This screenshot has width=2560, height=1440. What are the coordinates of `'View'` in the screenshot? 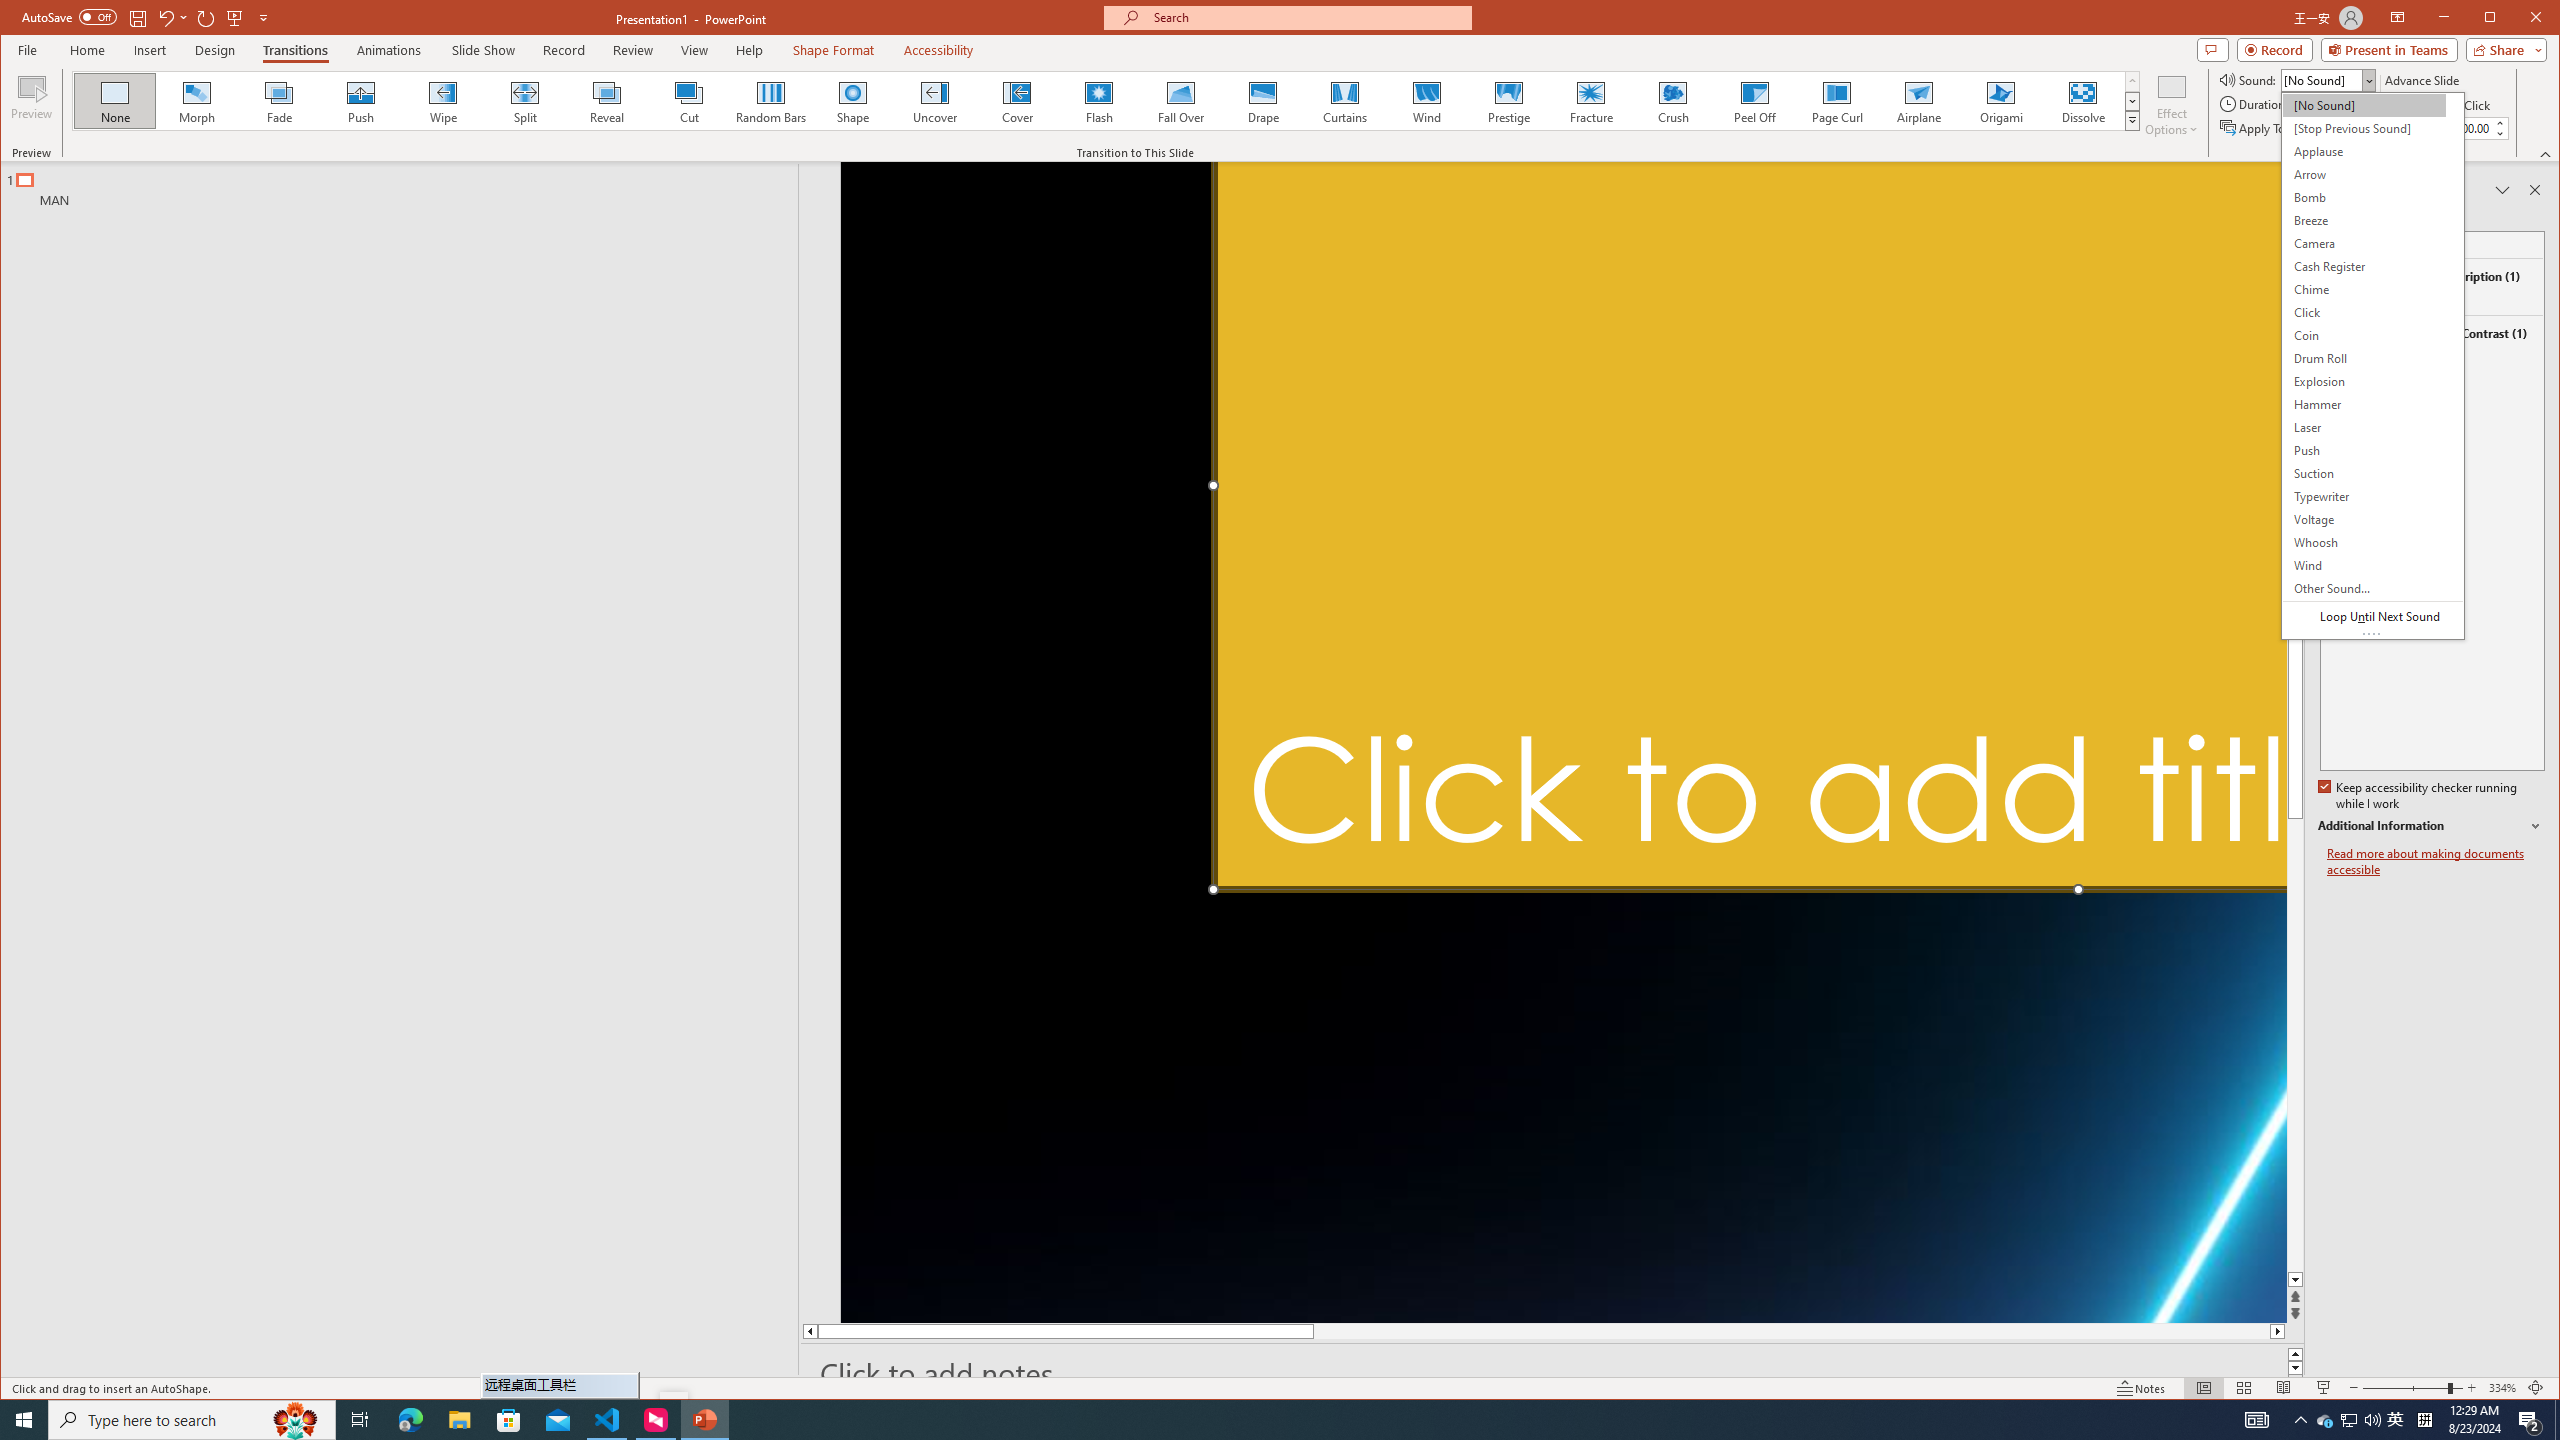 It's located at (694, 49).